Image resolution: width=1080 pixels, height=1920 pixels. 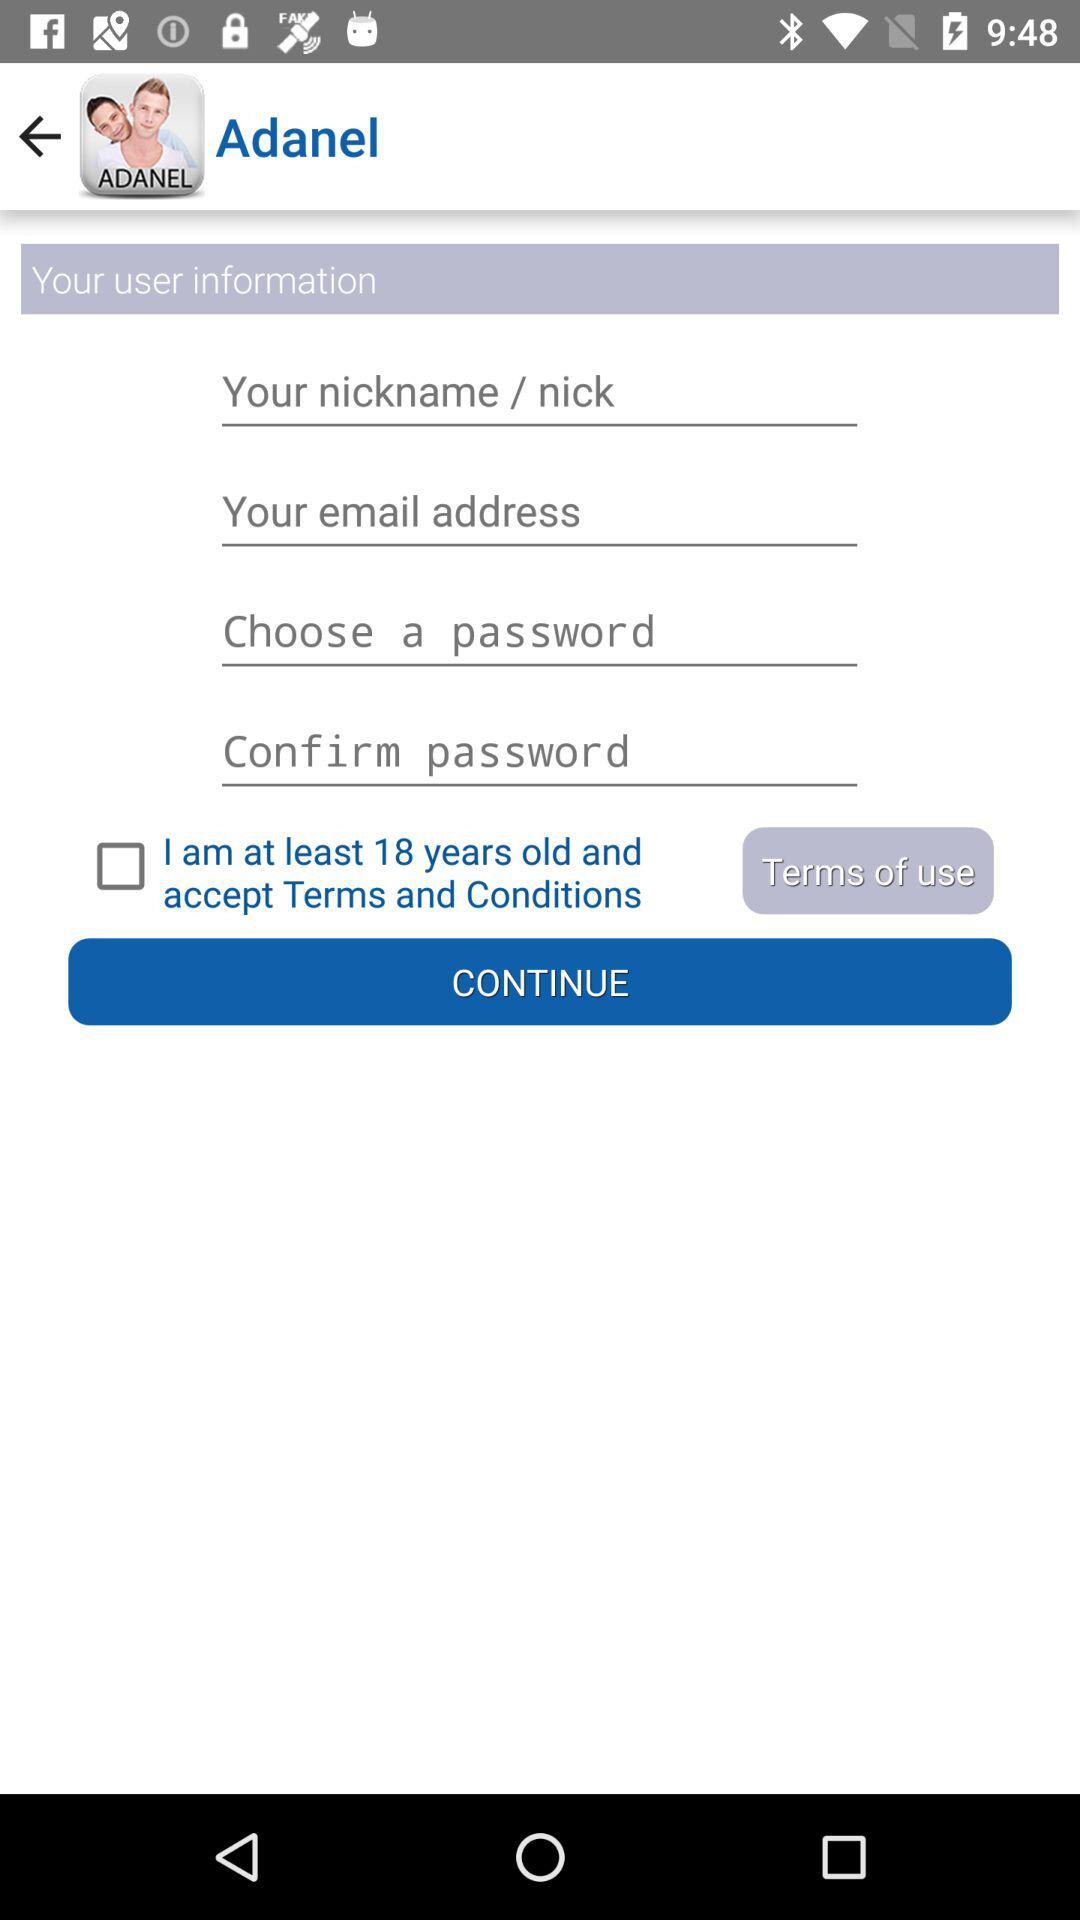 What do you see at coordinates (540, 629) in the screenshot?
I see `choose a password field` at bounding box center [540, 629].